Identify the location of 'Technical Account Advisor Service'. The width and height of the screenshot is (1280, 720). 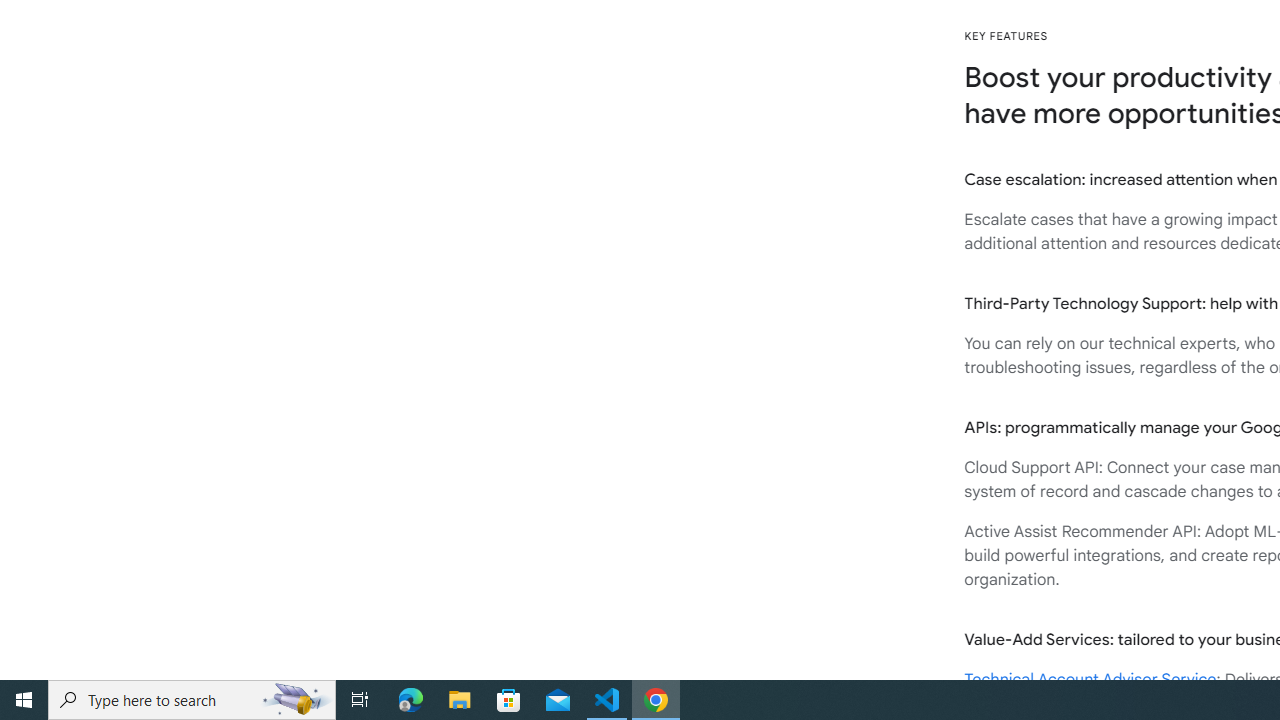
(1089, 679).